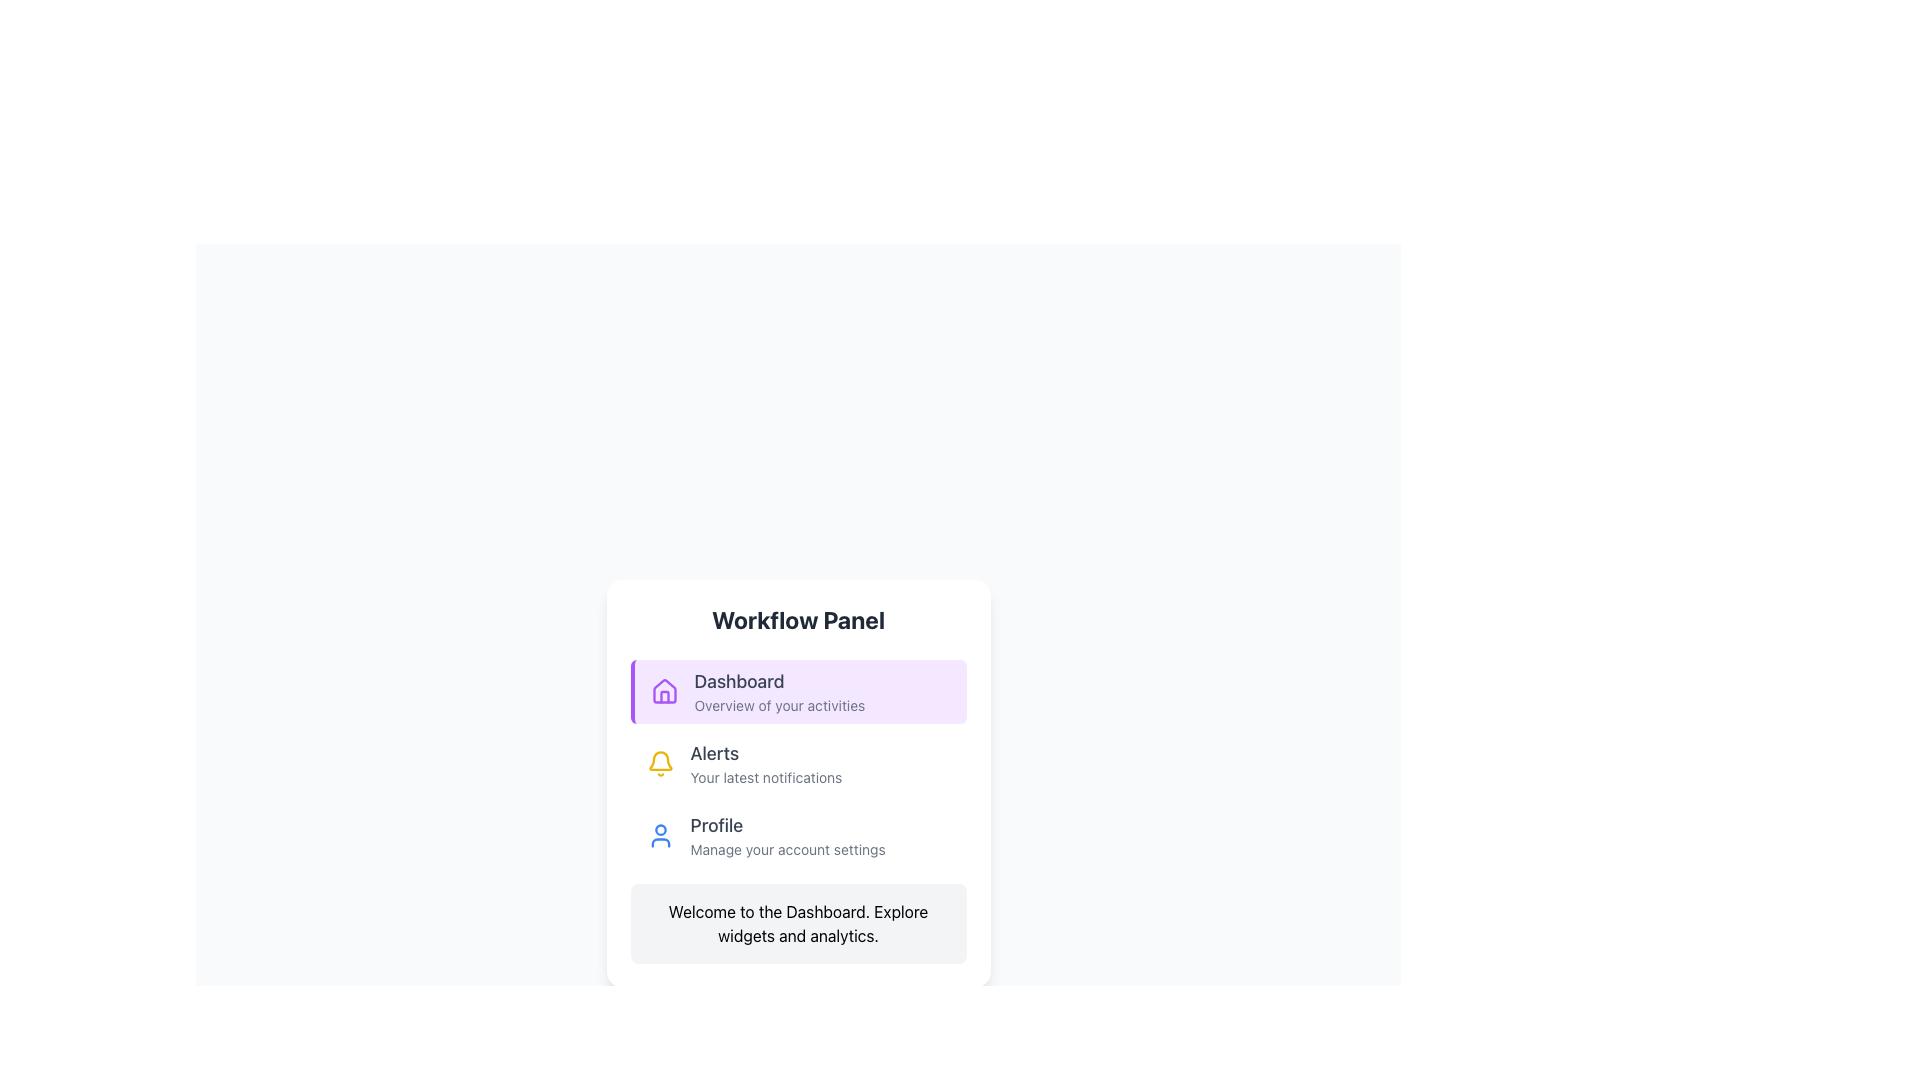 The image size is (1920, 1080). I want to click on the Text Block that says 'Welcome to the Dashboard. Explore widgets and analytics.' located at the bottom of the 'Workflow Panel' section, so click(797, 924).